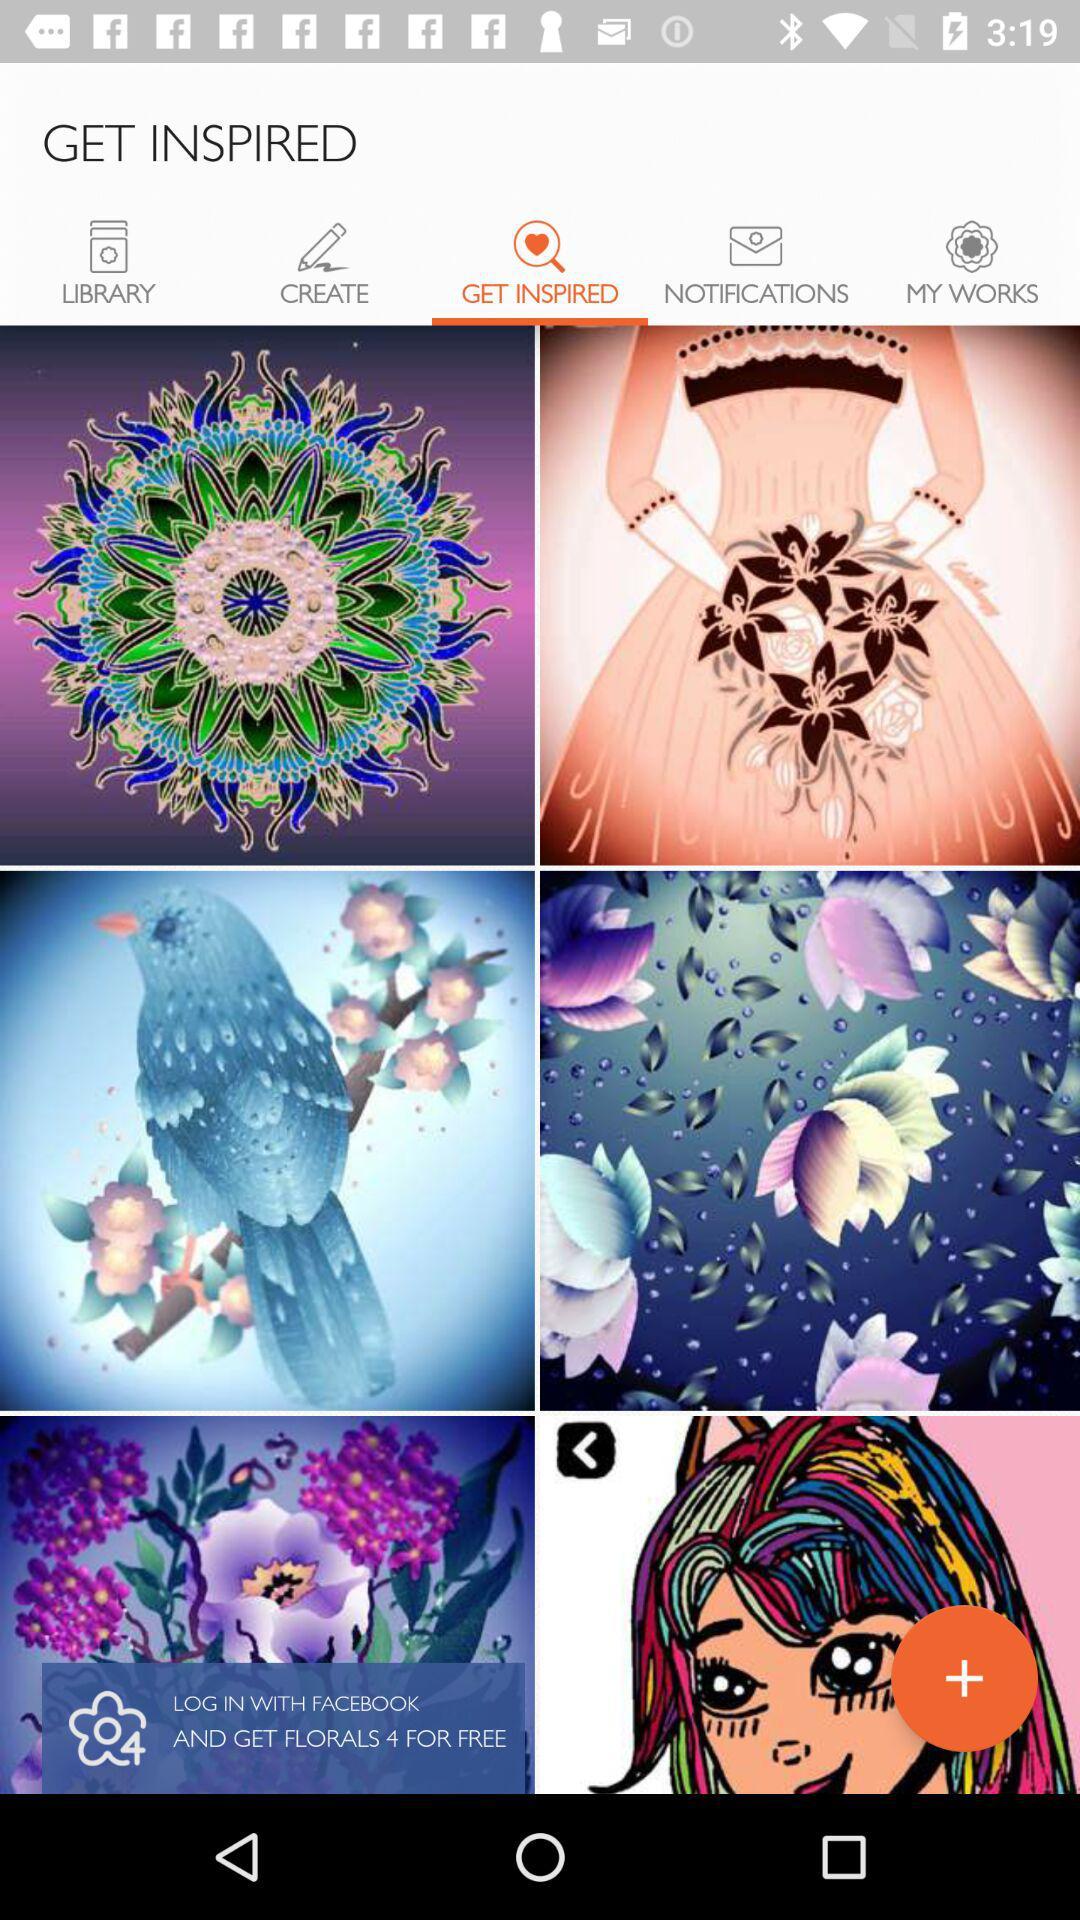 This screenshot has height=1920, width=1080. I want to click on notifications, so click(756, 272).